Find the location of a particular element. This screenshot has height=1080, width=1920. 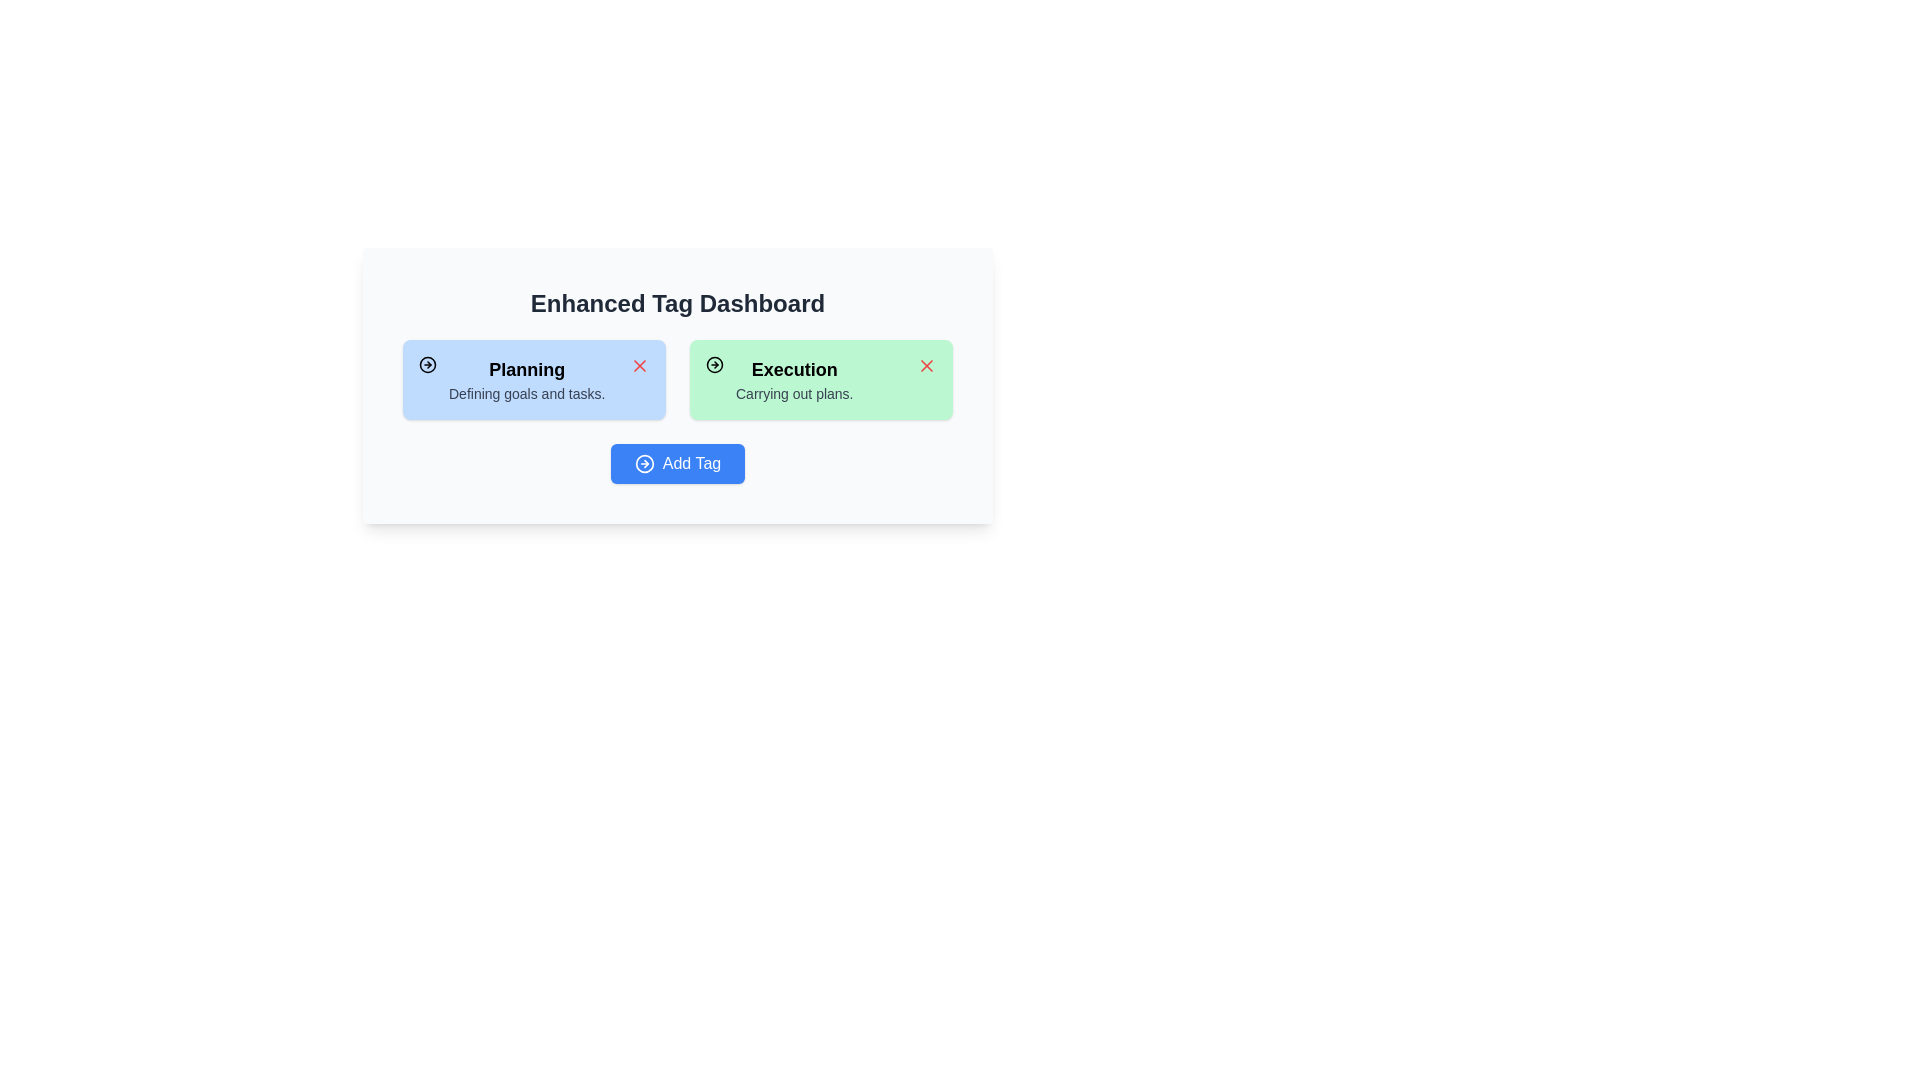

the Tag displaying the text 'Execution' in bold with the description 'Carrying out plans.' underneath is located at coordinates (793, 380).